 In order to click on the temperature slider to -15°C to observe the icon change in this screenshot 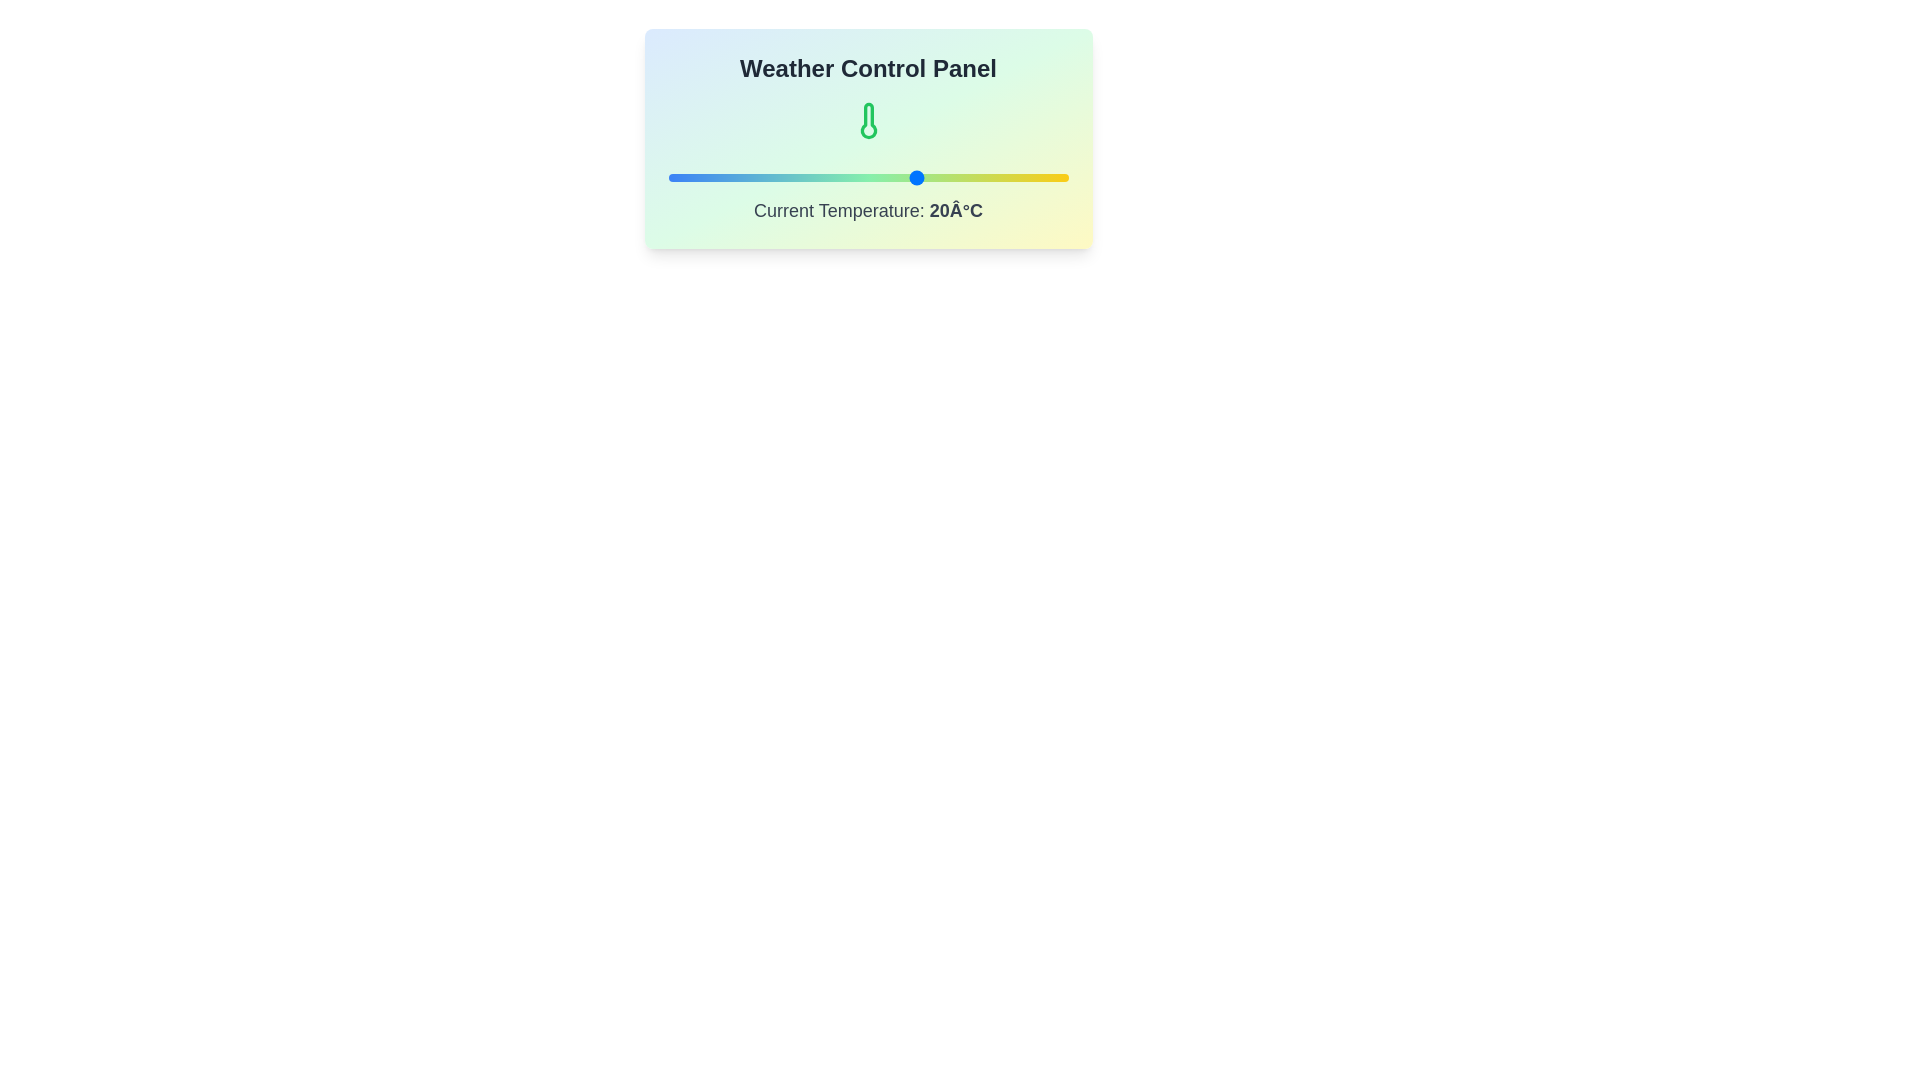, I will do `click(742, 176)`.